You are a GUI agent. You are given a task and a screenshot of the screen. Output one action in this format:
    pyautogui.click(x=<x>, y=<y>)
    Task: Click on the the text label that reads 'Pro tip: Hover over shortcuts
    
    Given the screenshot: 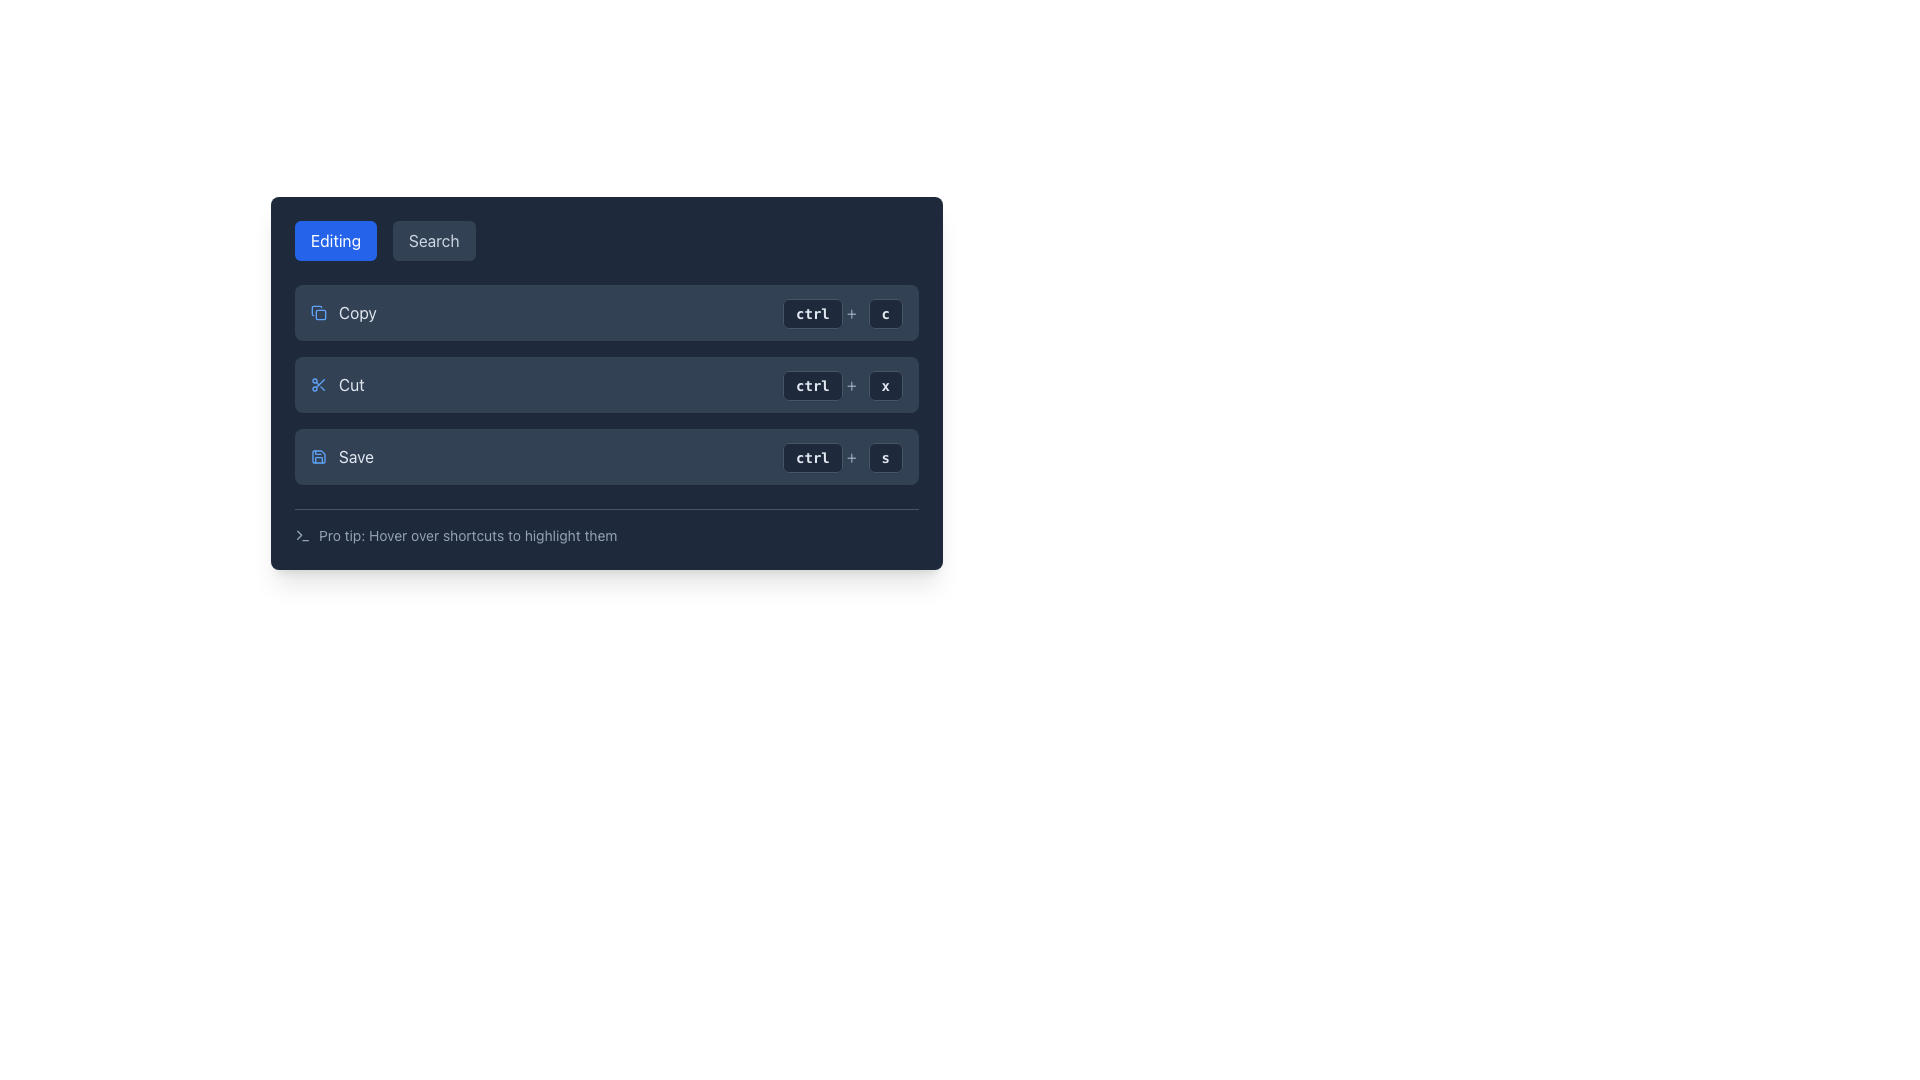 What is the action you would take?
    pyautogui.click(x=467, y=535)
    